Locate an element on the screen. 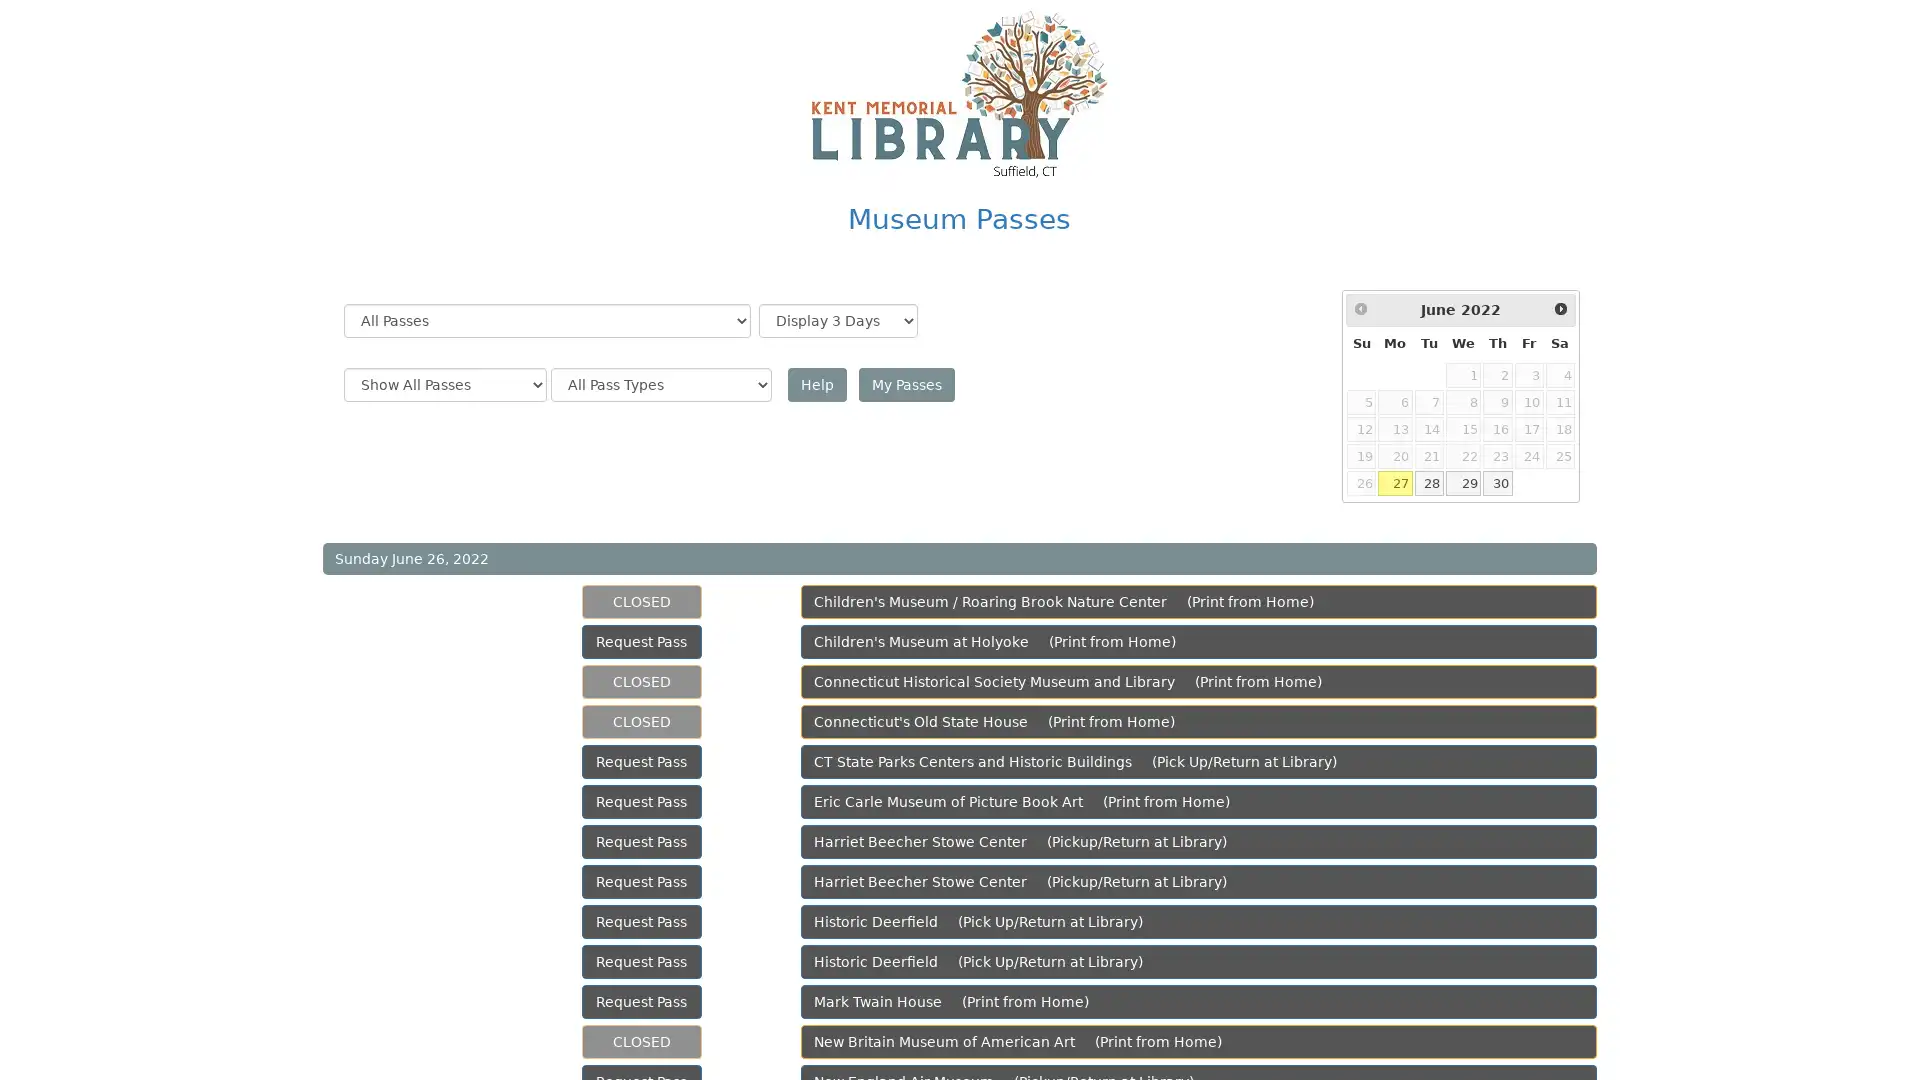  Request Pass is located at coordinates (641, 762).